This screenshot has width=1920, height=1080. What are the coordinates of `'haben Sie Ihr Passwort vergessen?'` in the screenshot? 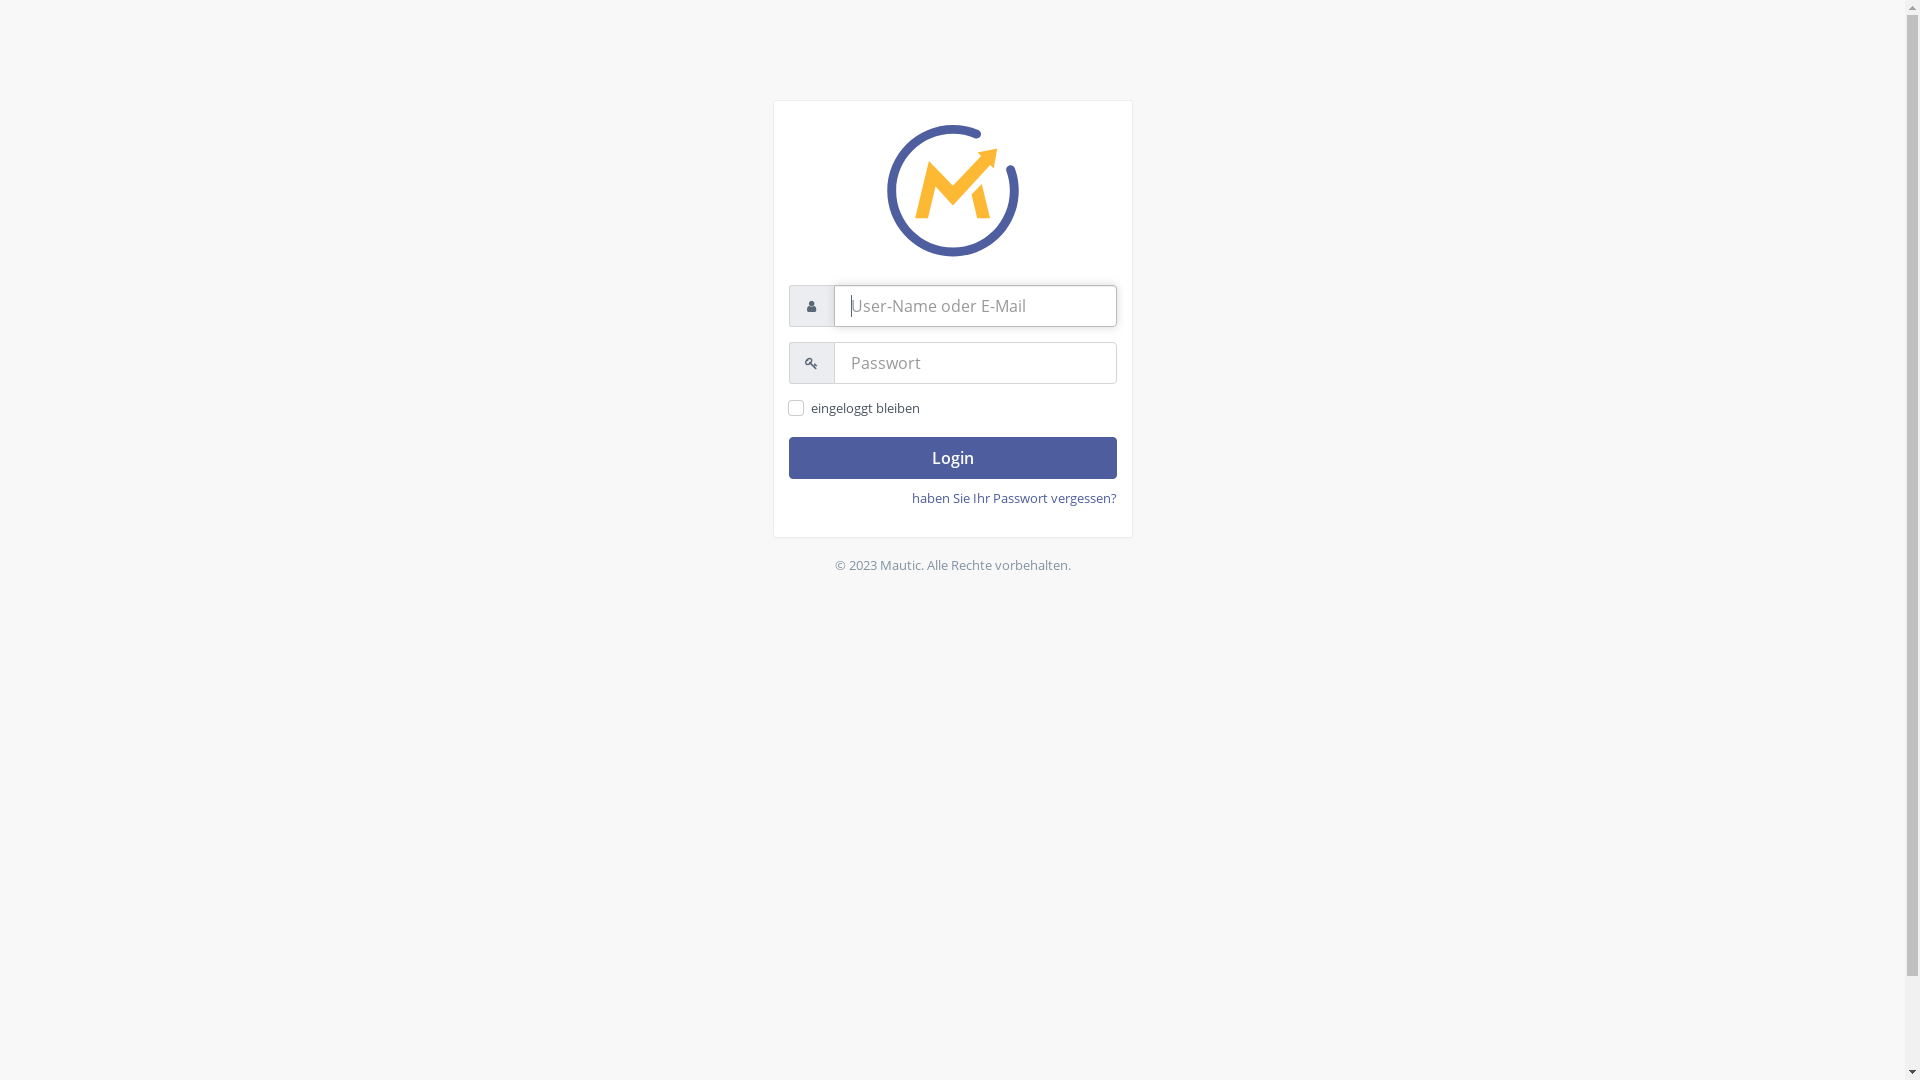 It's located at (1014, 496).